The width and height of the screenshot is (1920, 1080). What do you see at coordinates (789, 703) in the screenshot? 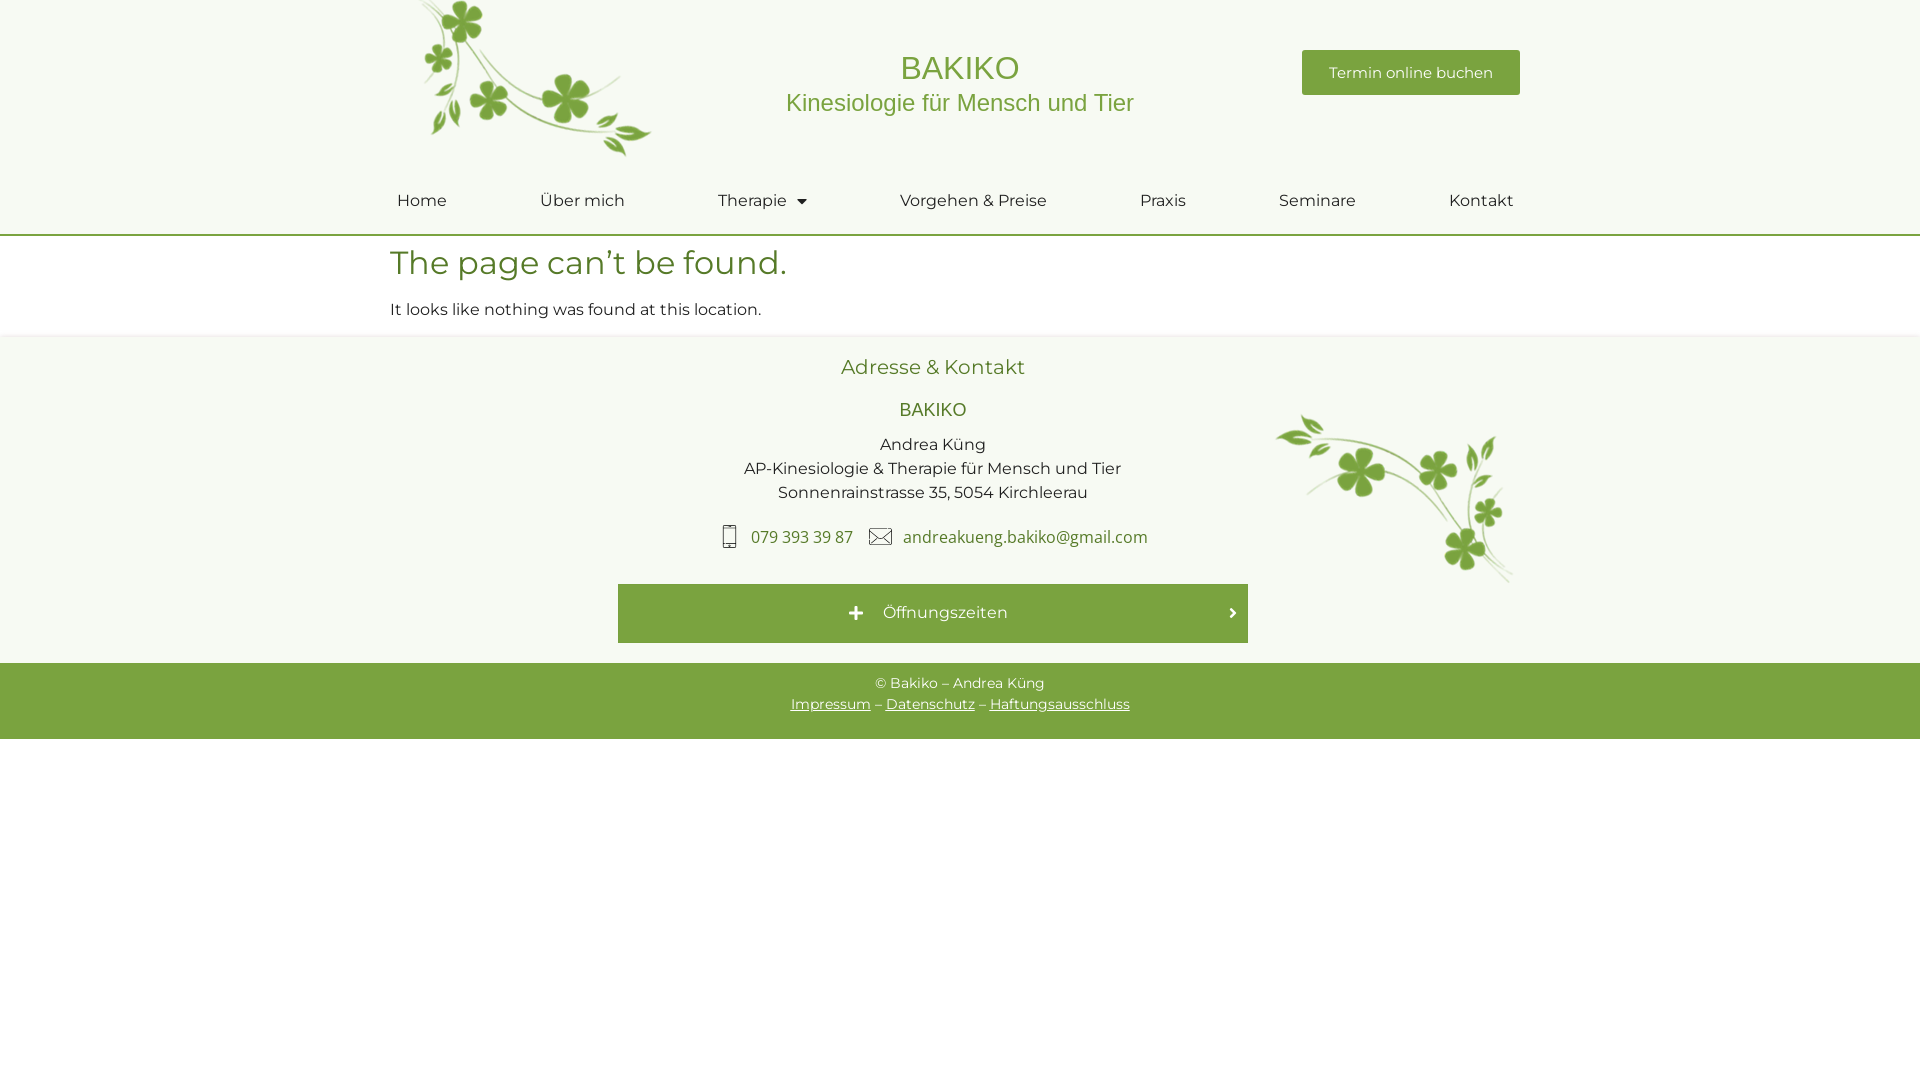
I see `'Impressum'` at bounding box center [789, 703].